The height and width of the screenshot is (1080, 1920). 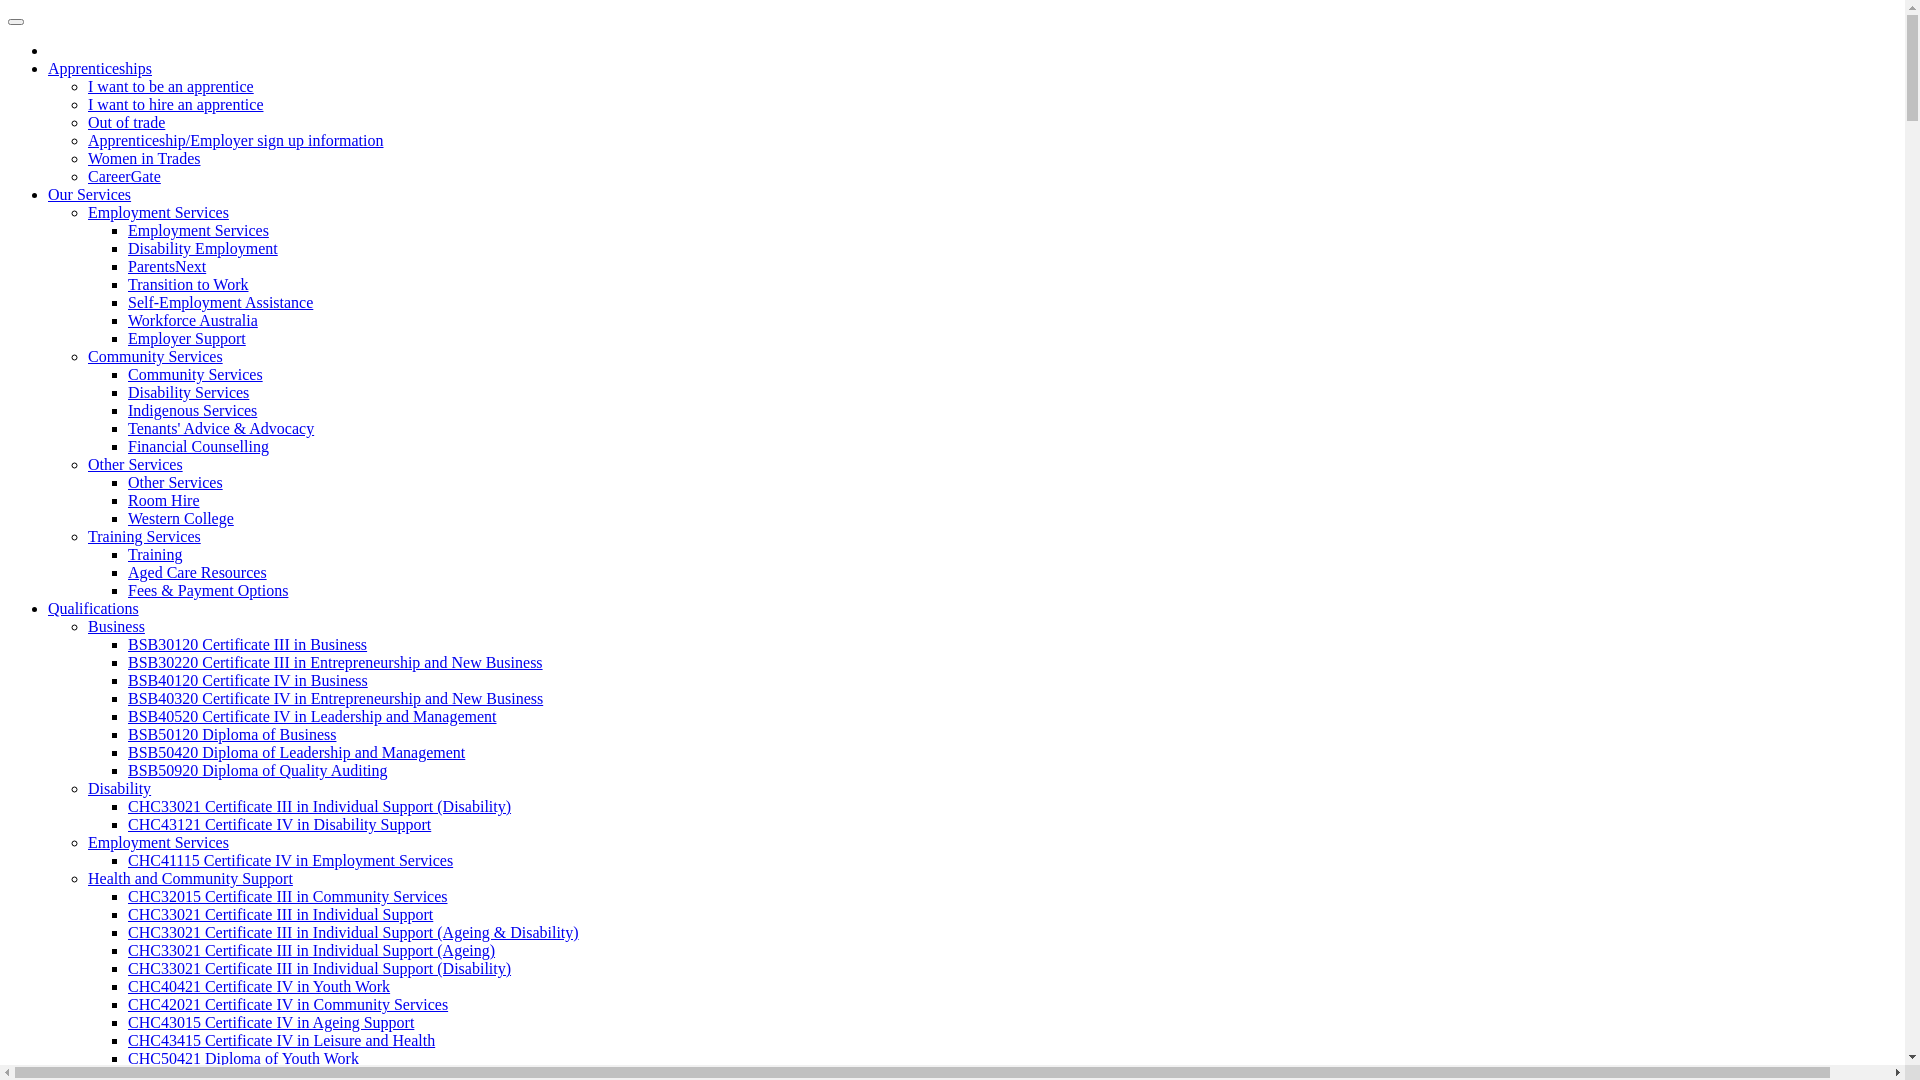 What do you see at coordinates (295, 752) in the screenshot?
I see `'BSB50420 Diploma of Leadership and Management'` at bounding box center [295, 752].